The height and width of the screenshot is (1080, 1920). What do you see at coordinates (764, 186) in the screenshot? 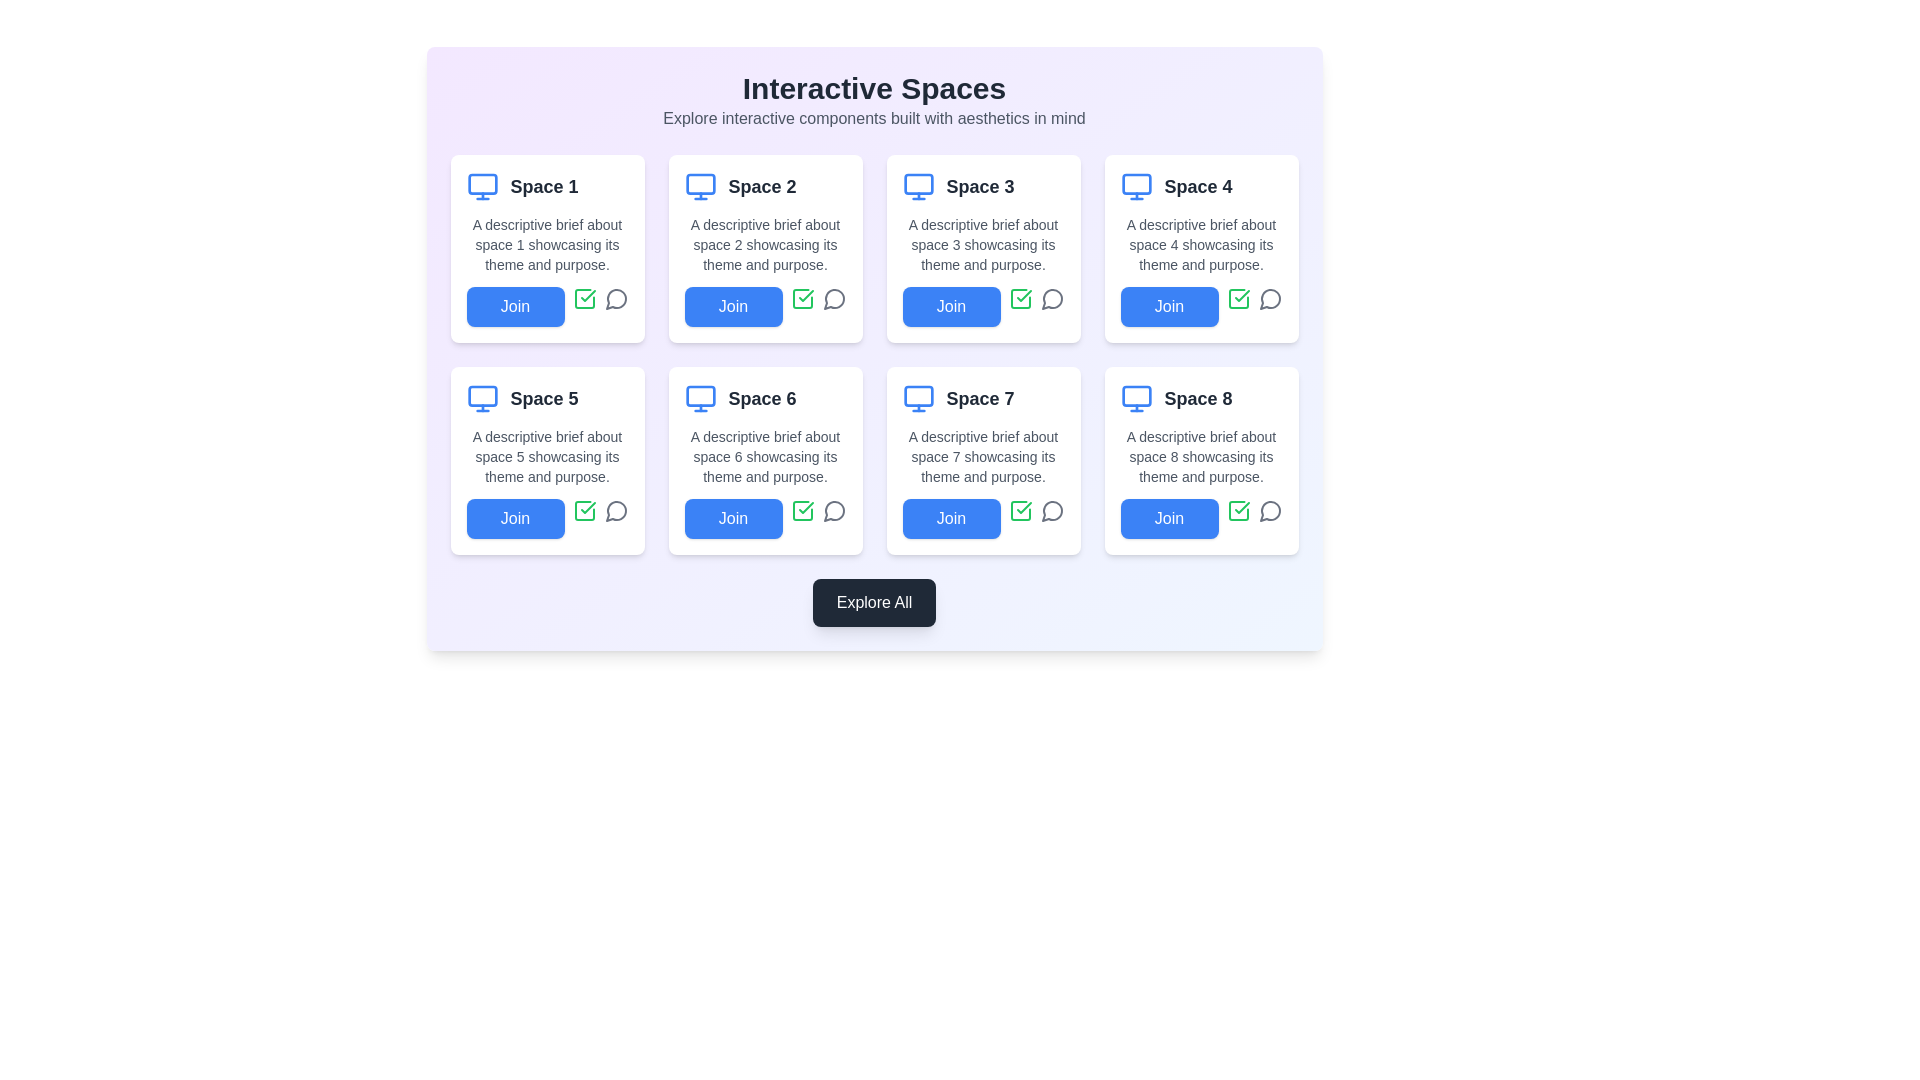
I see `the 'Space 2' card, which features a bold dark gray label and a computer monitor icon, located in the upper-middle section of the interface` at bounding box center [764, 186].